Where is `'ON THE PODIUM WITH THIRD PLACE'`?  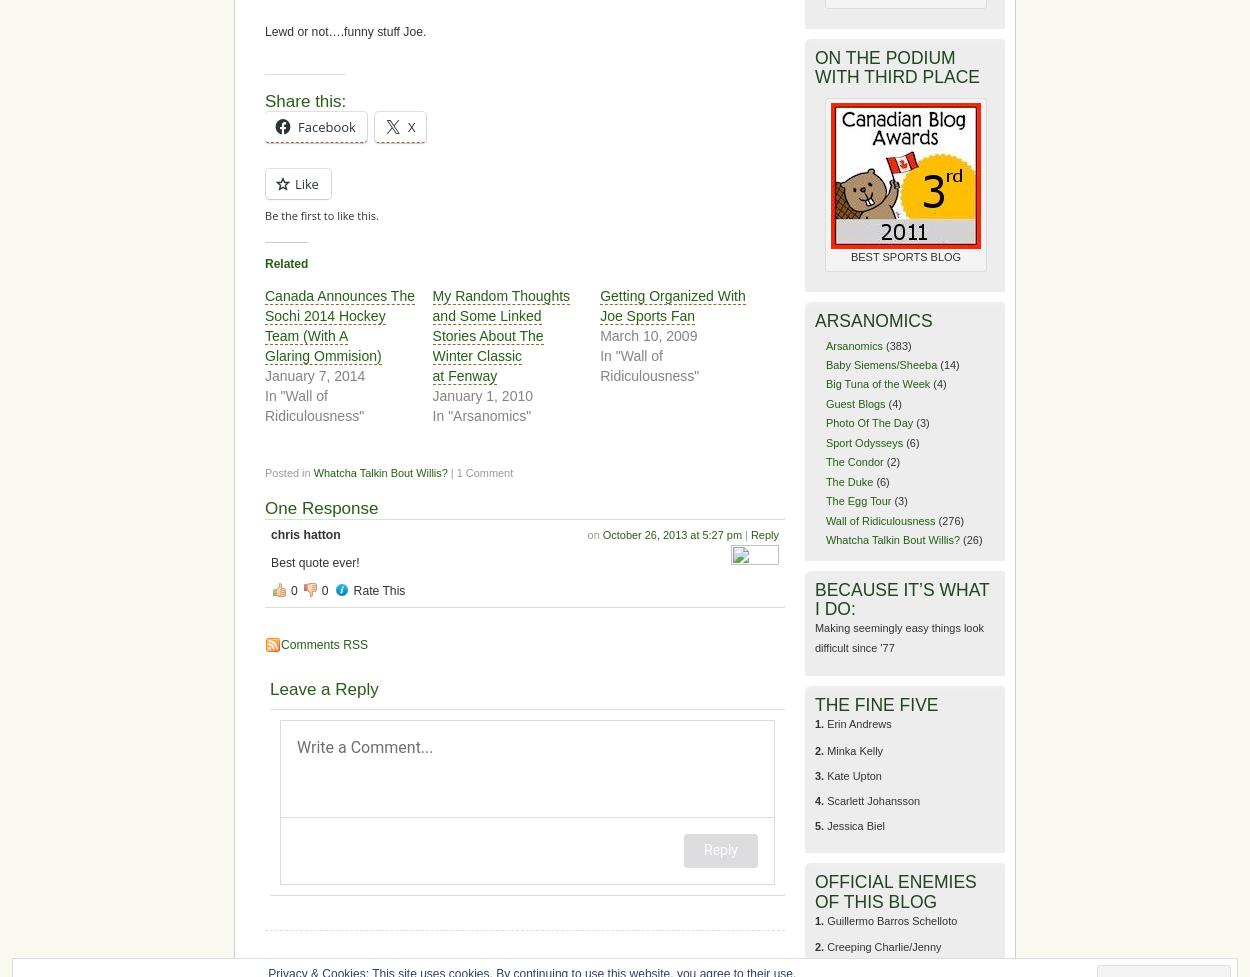 'ON THE PODIUM WITH THIRD PLACE' is located at coordinates (897, 67).